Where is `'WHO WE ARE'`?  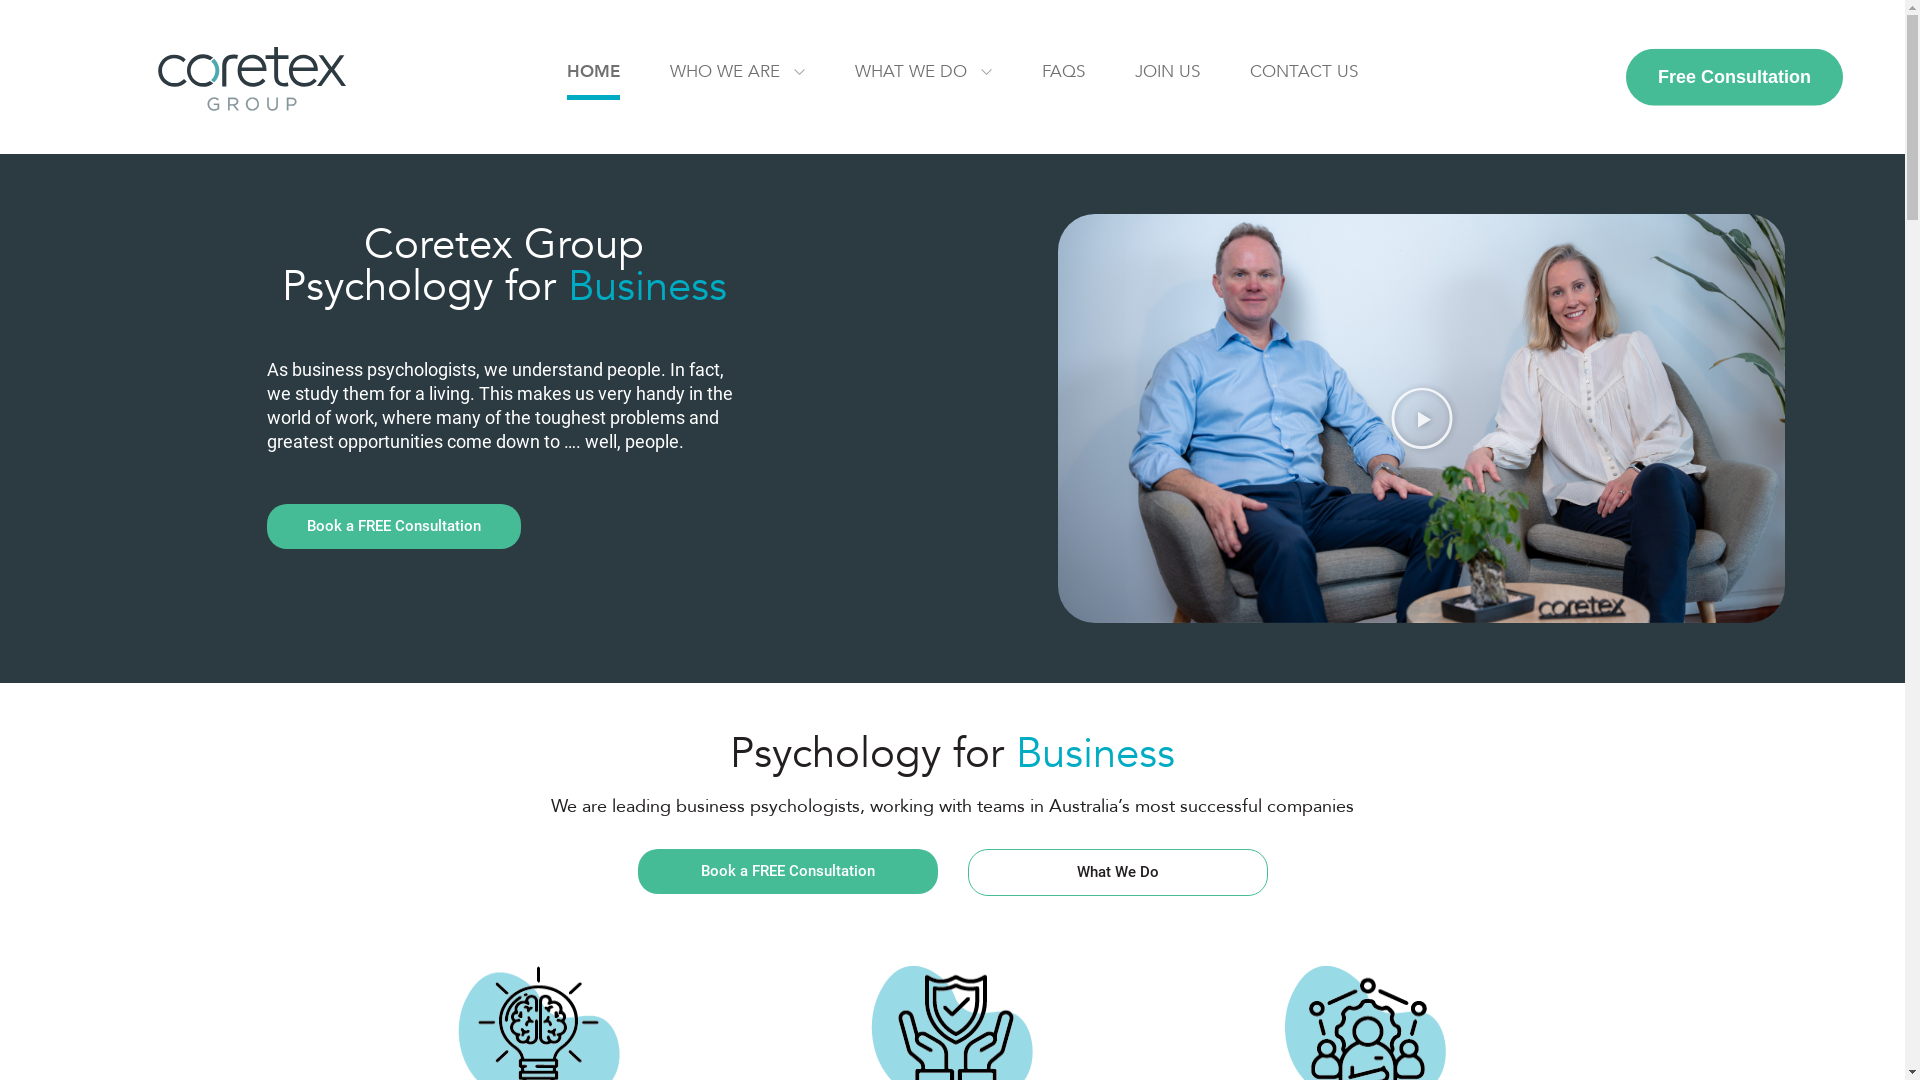 'WHO WE ARE' is located at coordinates (670, 73).